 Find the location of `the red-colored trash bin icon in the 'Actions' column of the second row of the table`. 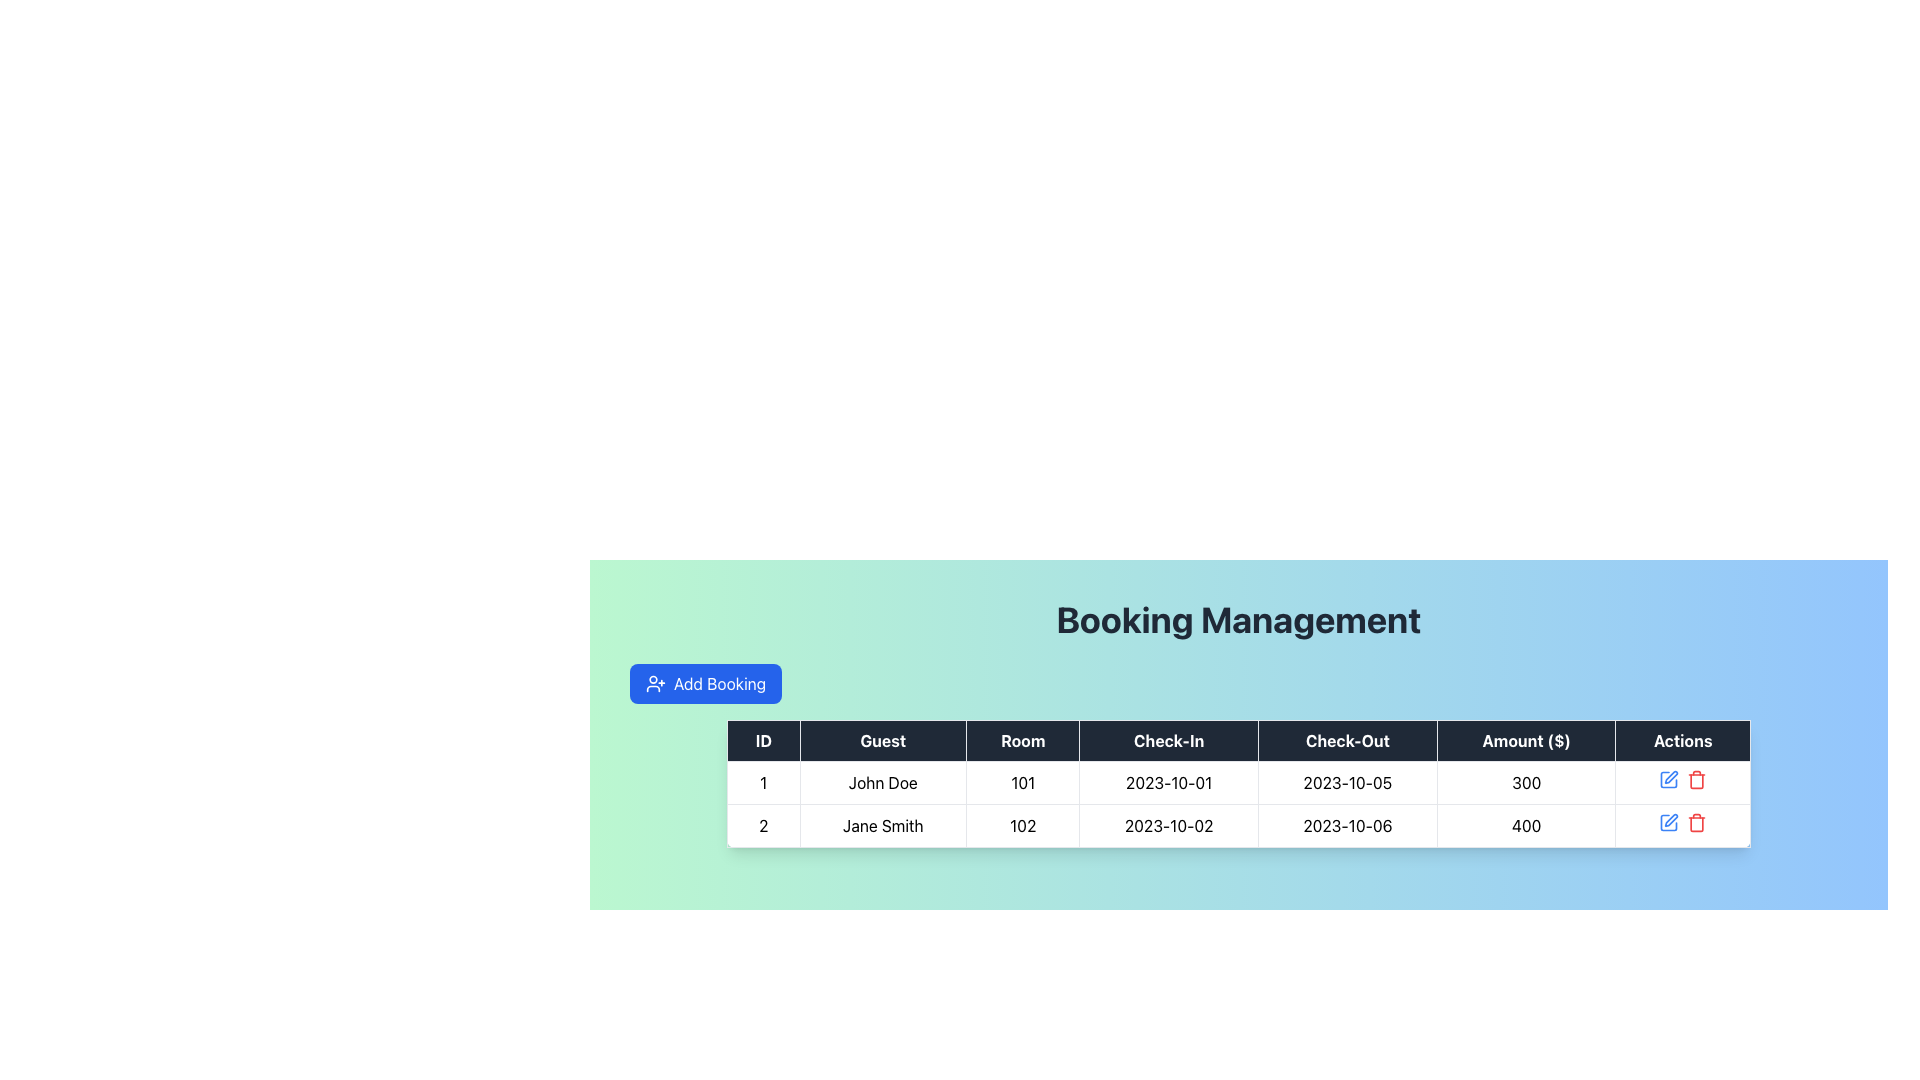

the red-colored trash bin icon in the 'Actions' column of the second row of the table is located at coordinates (1696, 778).